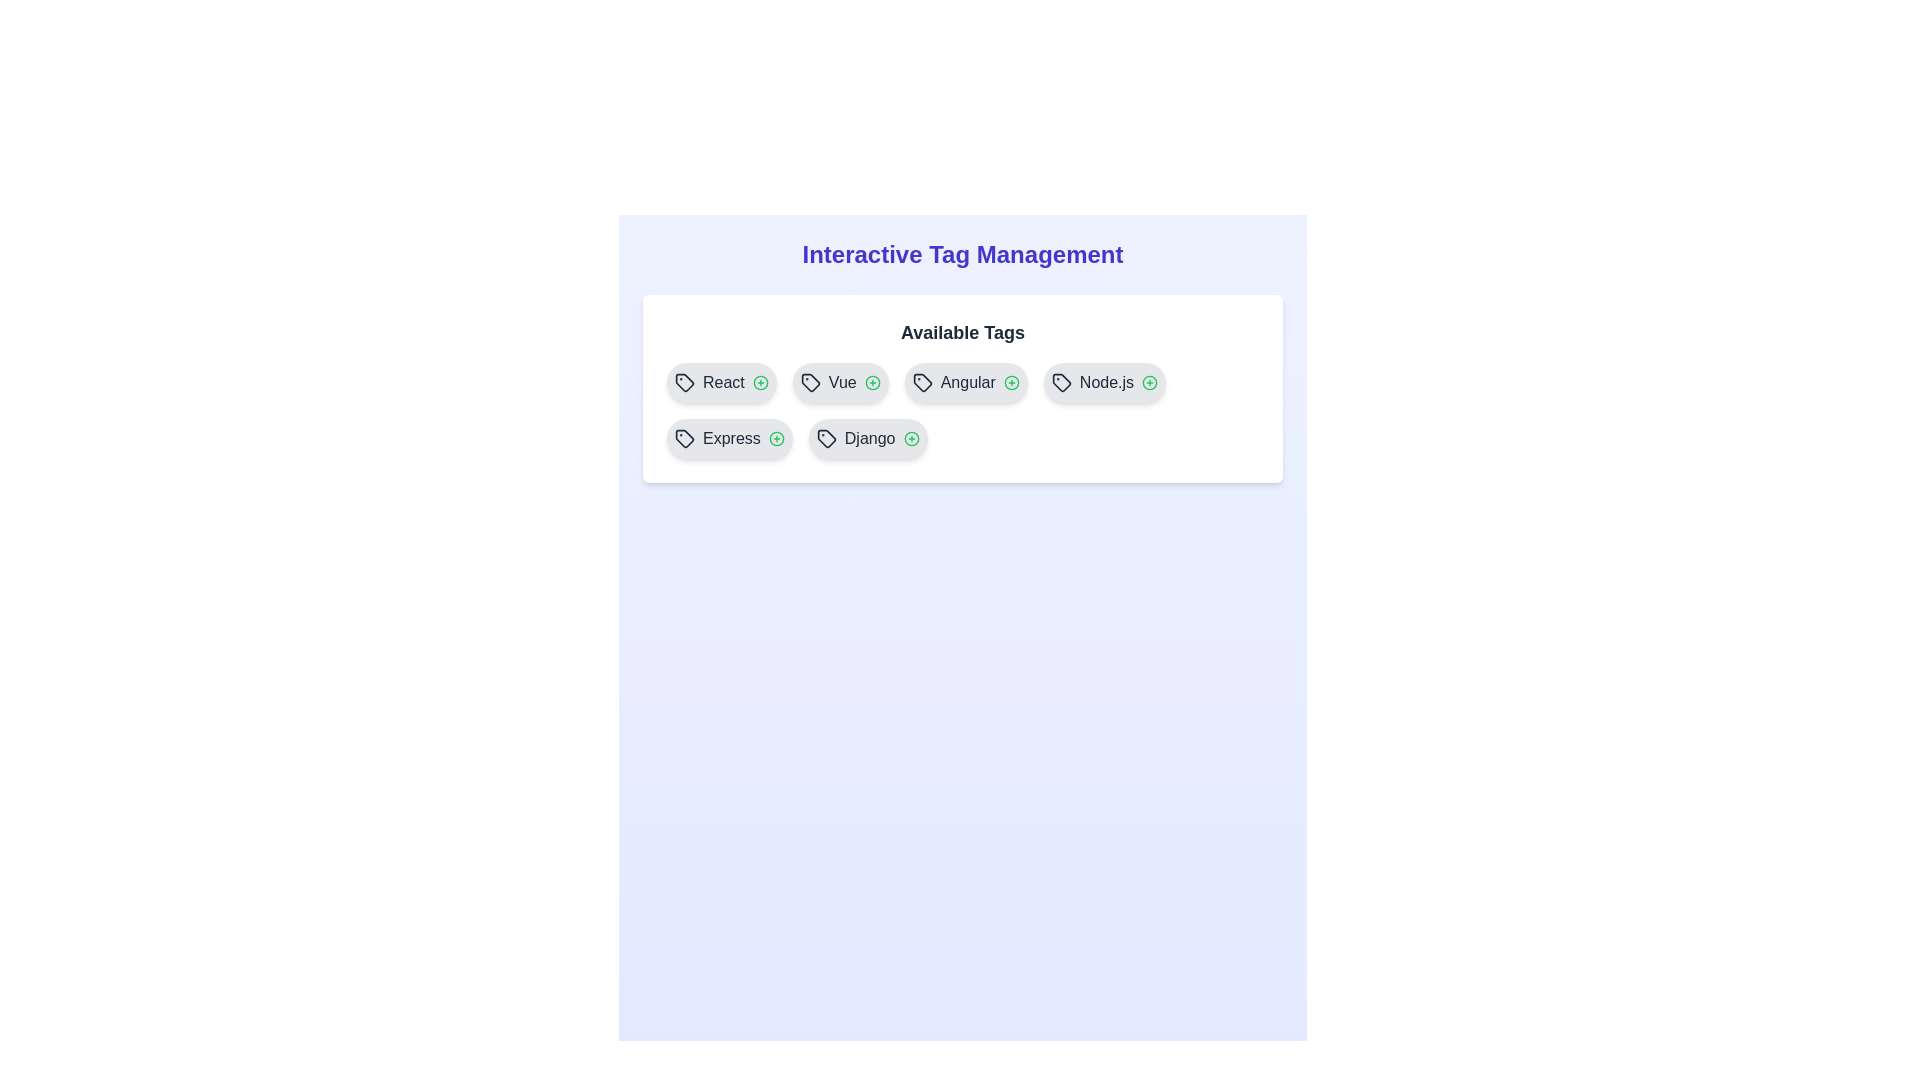 The width and height of the screenshot is (1920, 1080). I want to click on the rounded rectangular button labeled 'Django' with a tag icon and a plus symbol, located, so click(868, 438).